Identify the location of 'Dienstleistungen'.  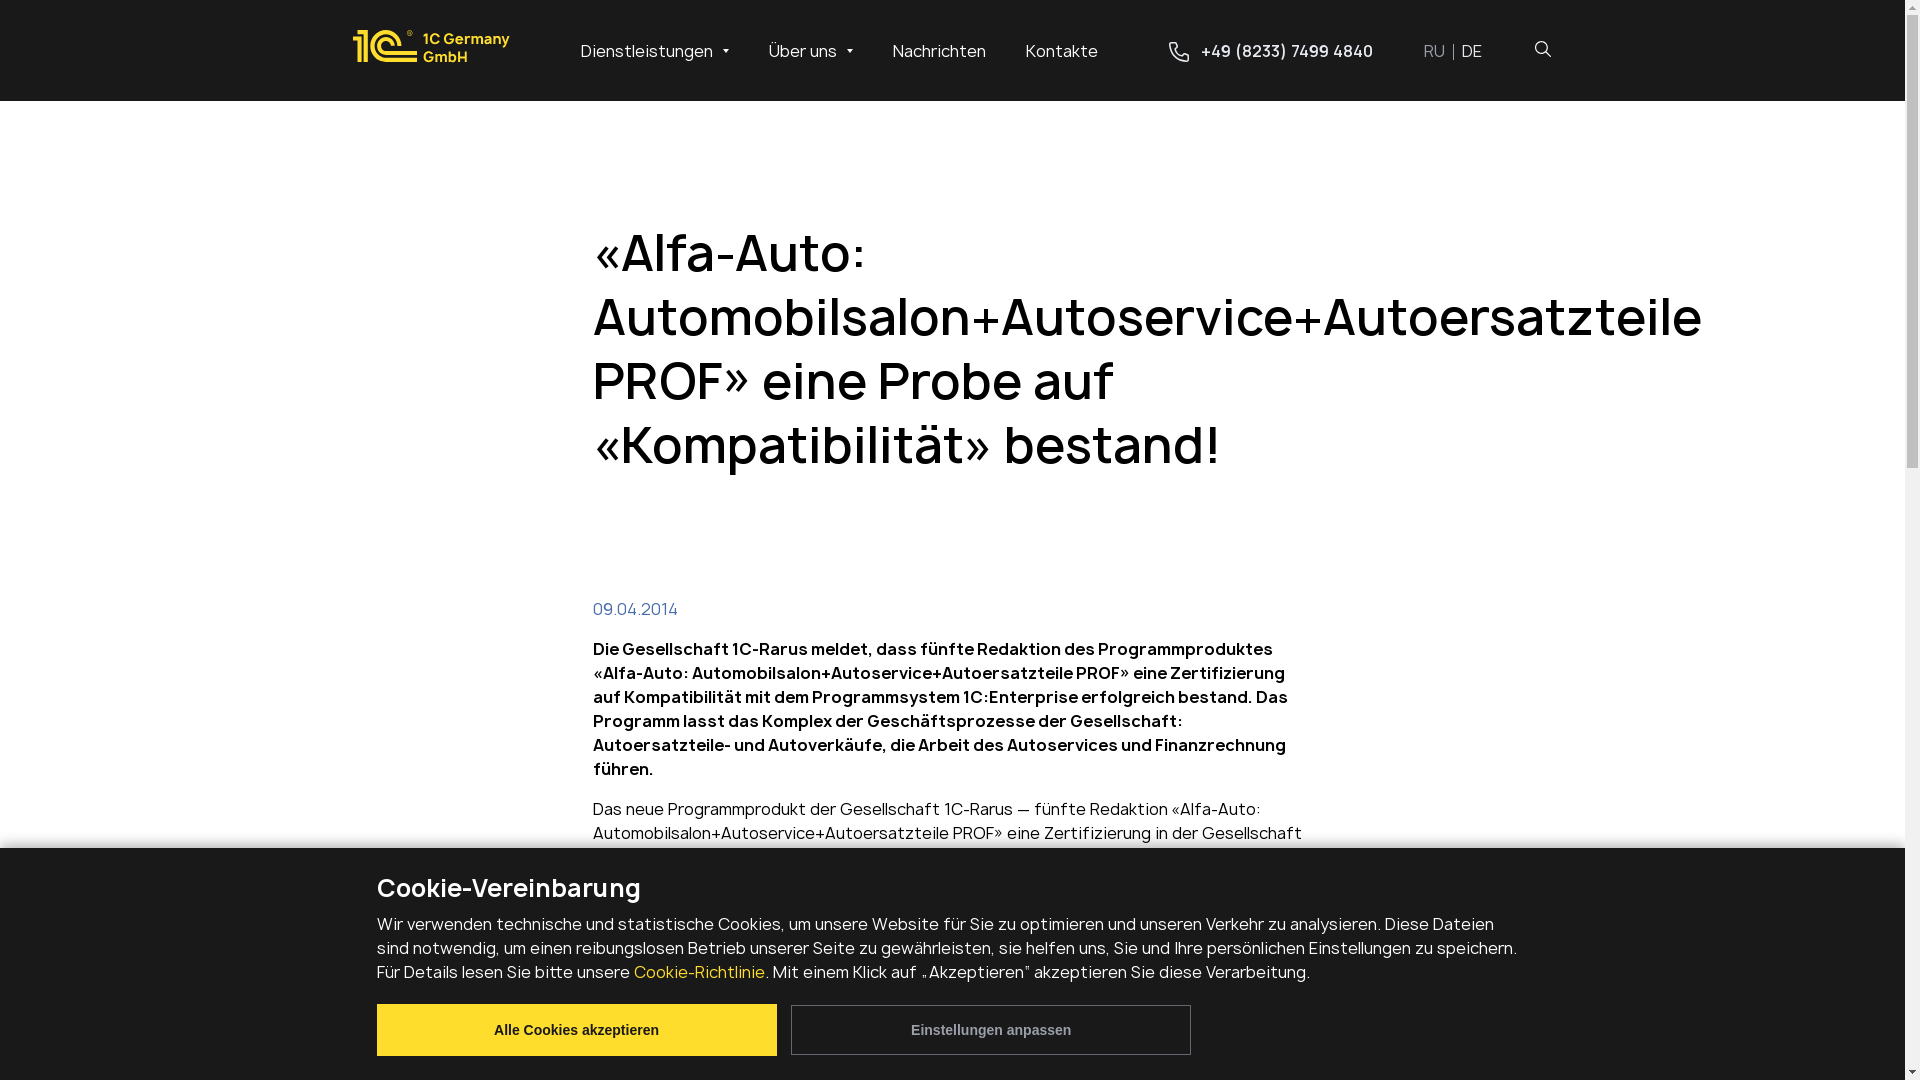
(653, 49).